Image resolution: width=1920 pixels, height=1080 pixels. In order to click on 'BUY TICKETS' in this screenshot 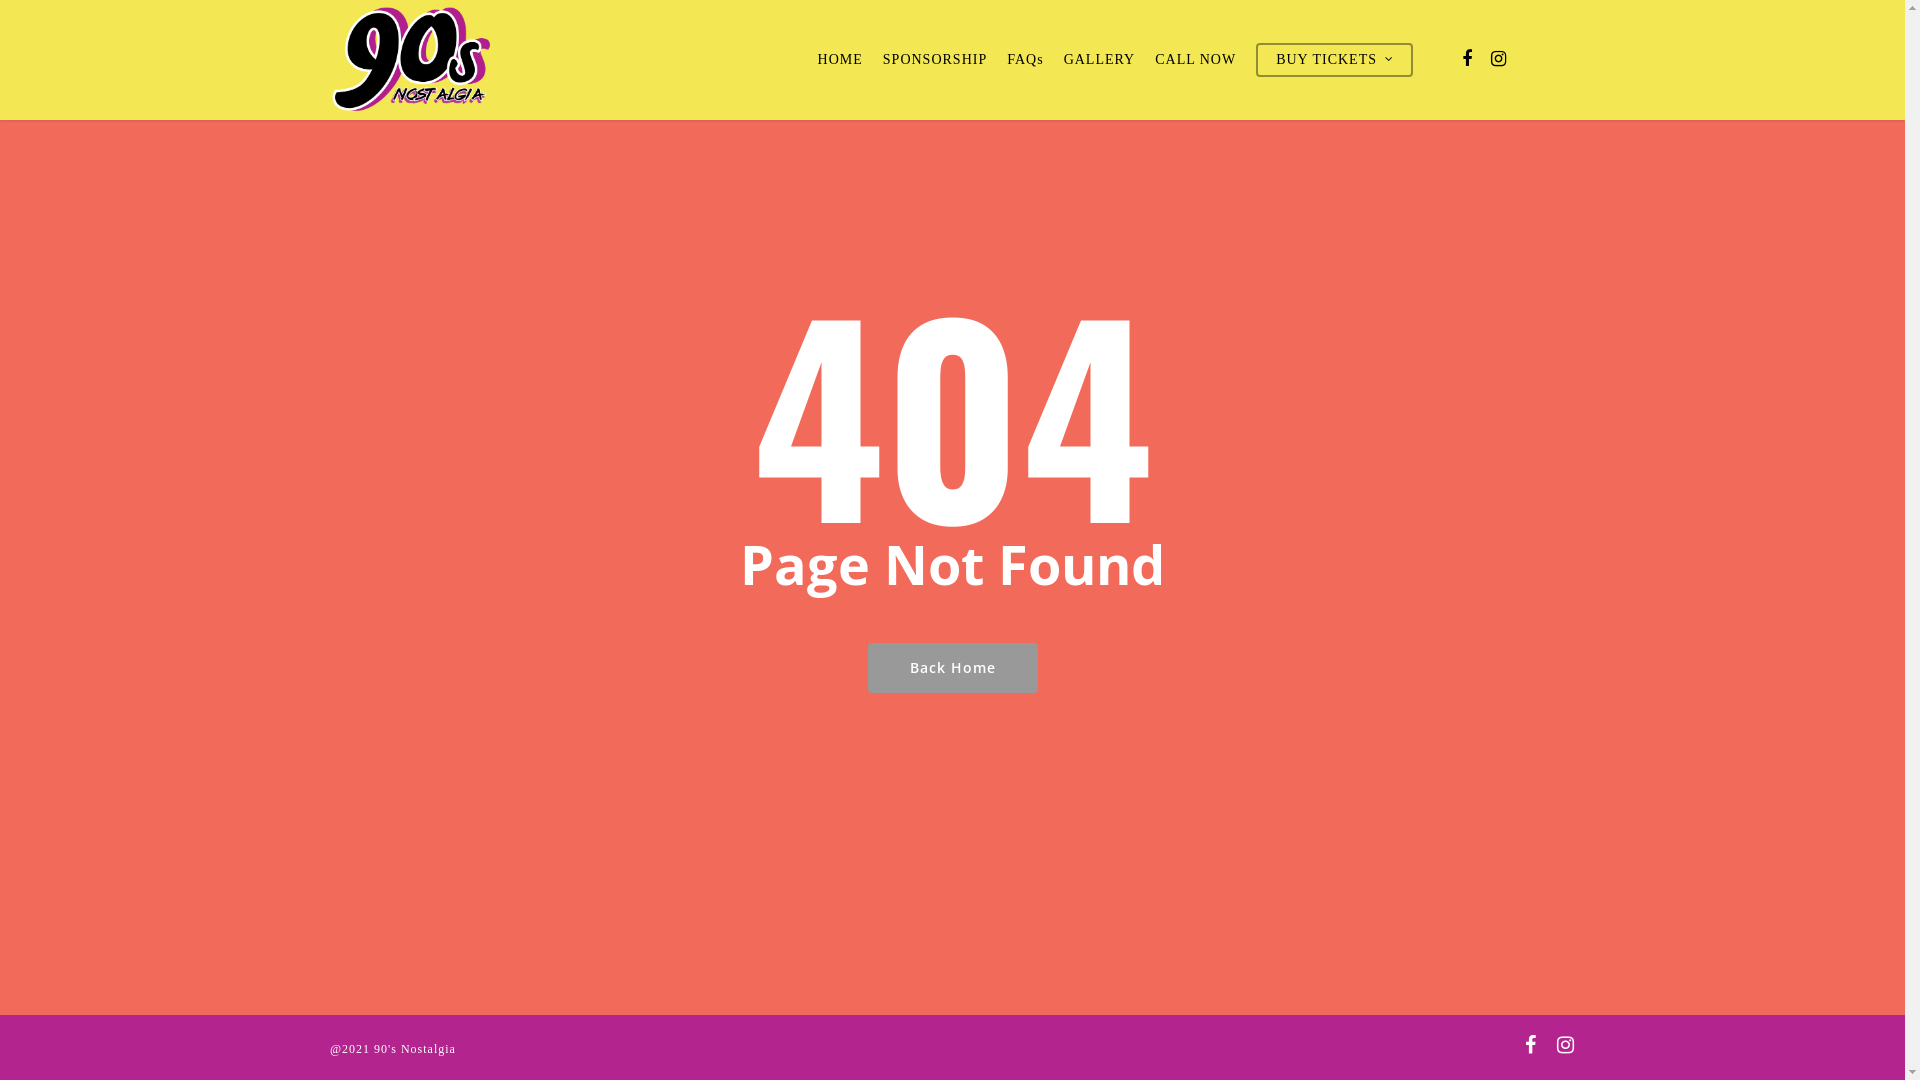, I will do `click(1334, 59)`.